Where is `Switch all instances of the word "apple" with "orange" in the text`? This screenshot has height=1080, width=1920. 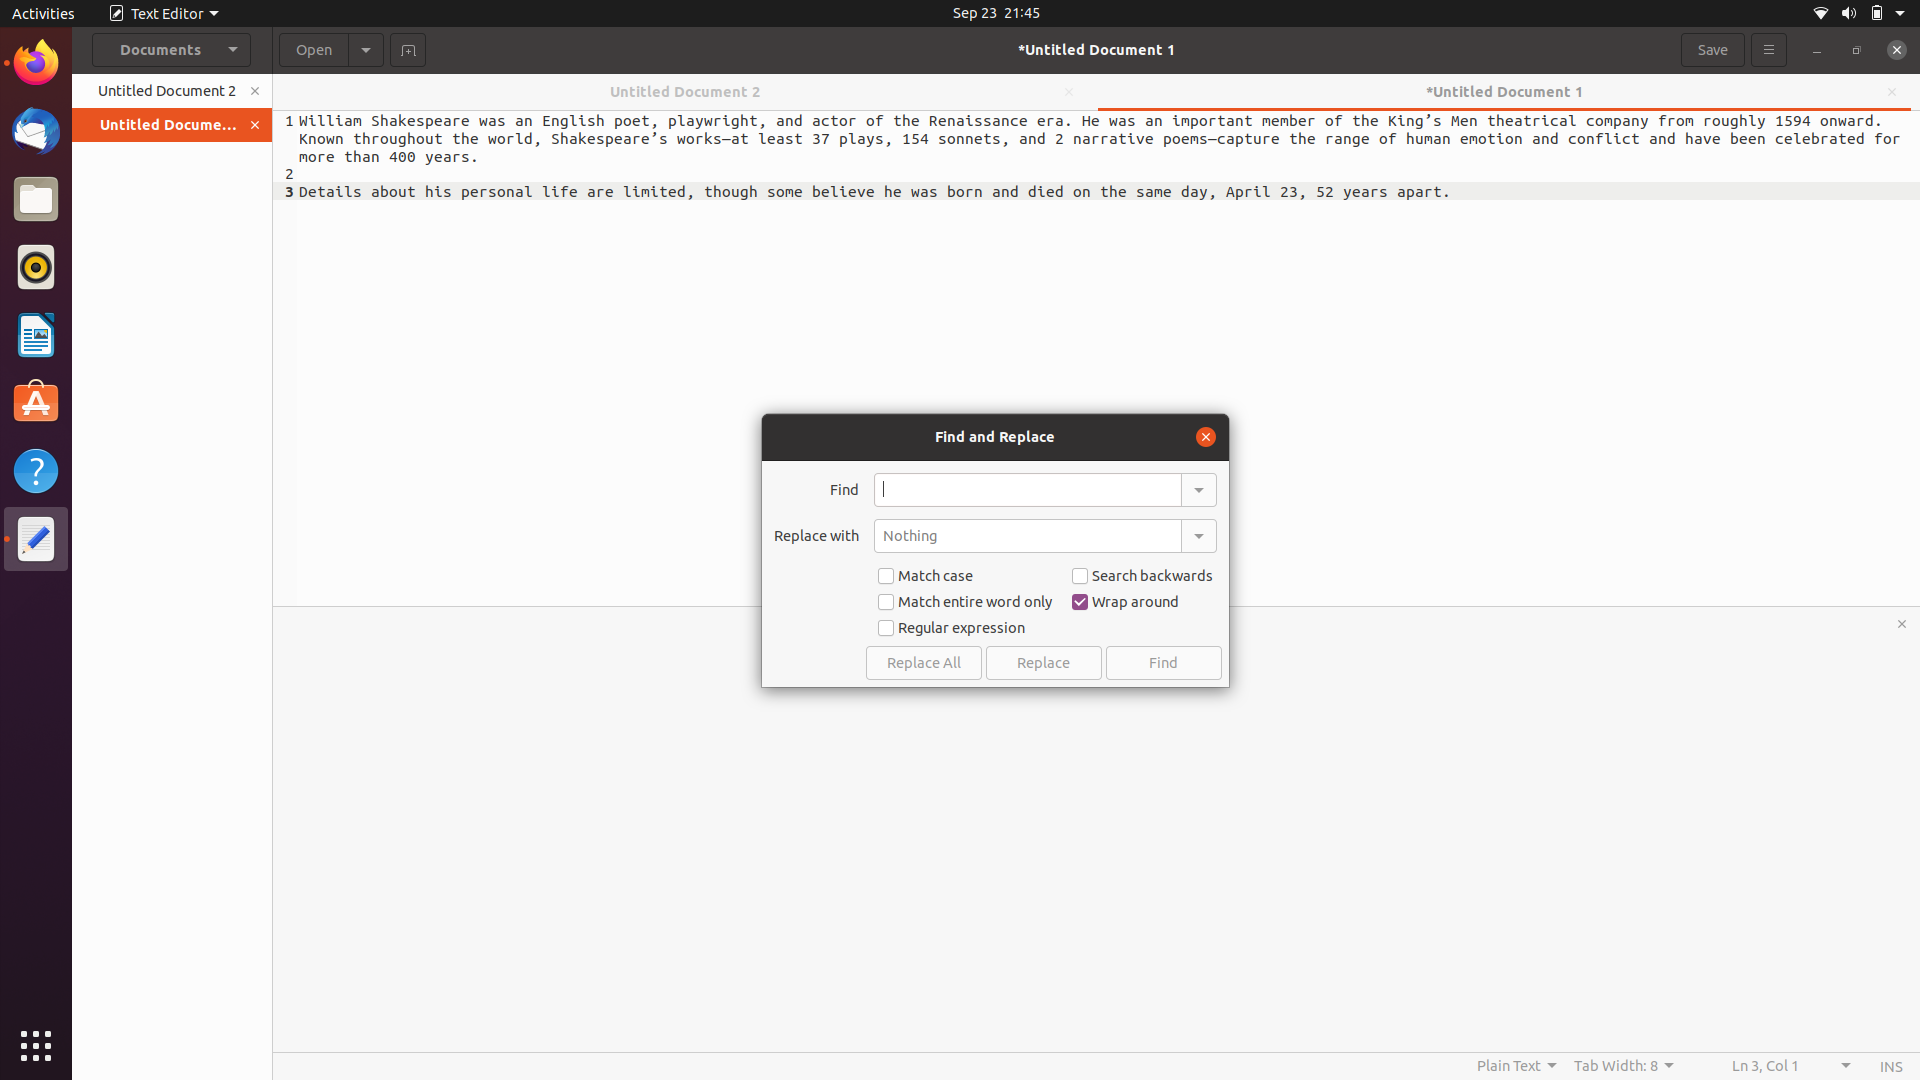 Switch all instances of the word "apple" with "orange" in the text is located at coordinates (1027, 489).